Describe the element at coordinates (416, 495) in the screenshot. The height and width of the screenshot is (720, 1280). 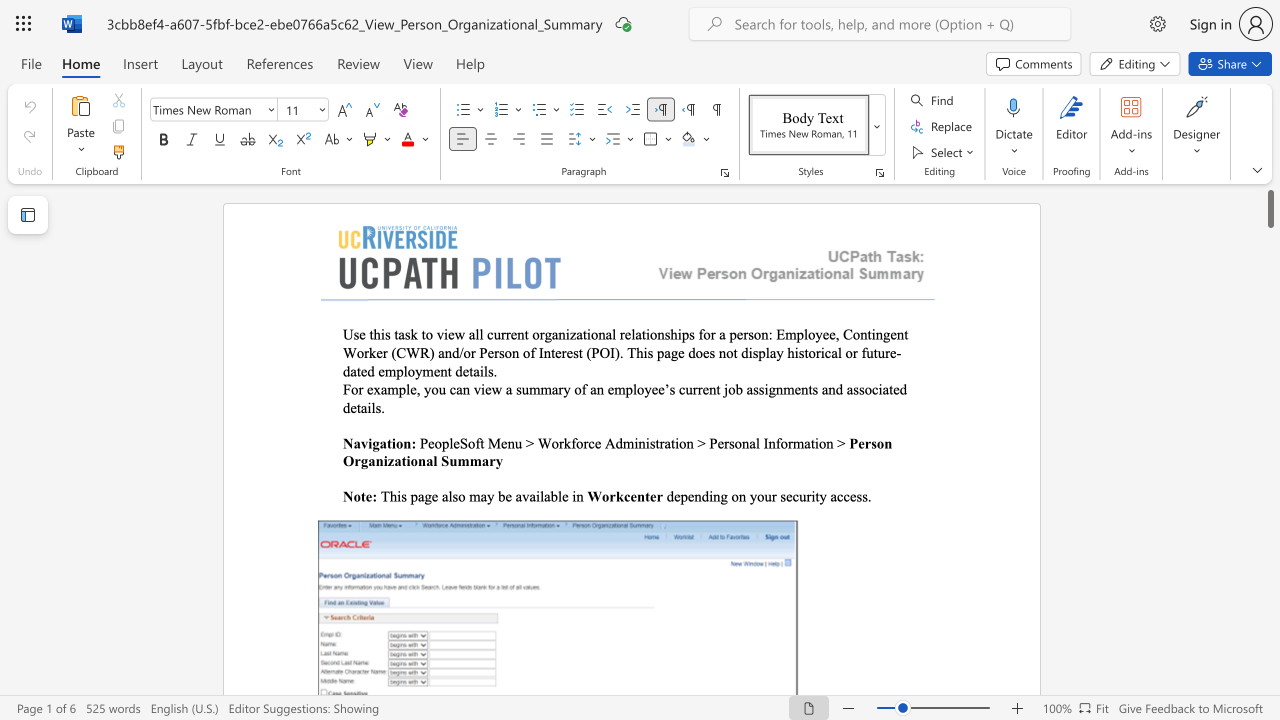
I see `the space between the continuous character "p" and "a" in the text` at that location.